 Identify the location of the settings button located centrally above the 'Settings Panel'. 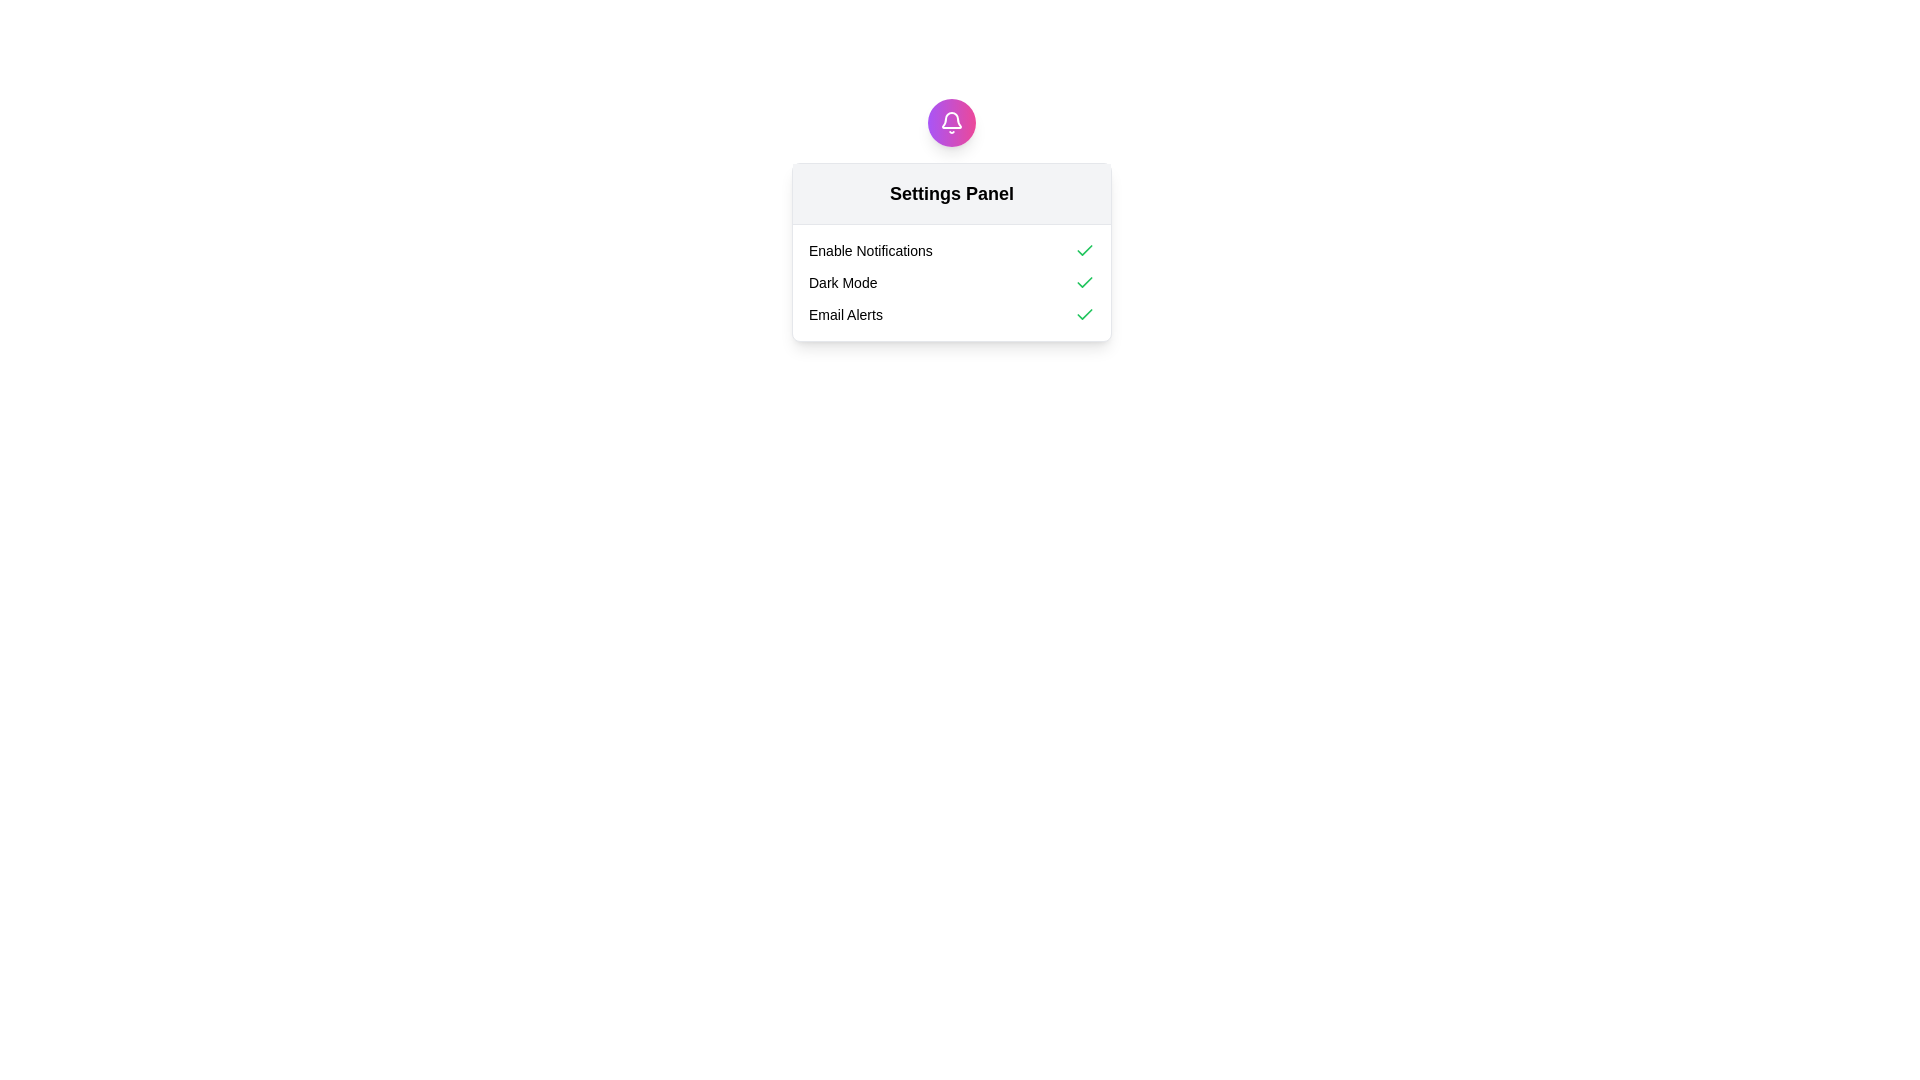
(950, 123).